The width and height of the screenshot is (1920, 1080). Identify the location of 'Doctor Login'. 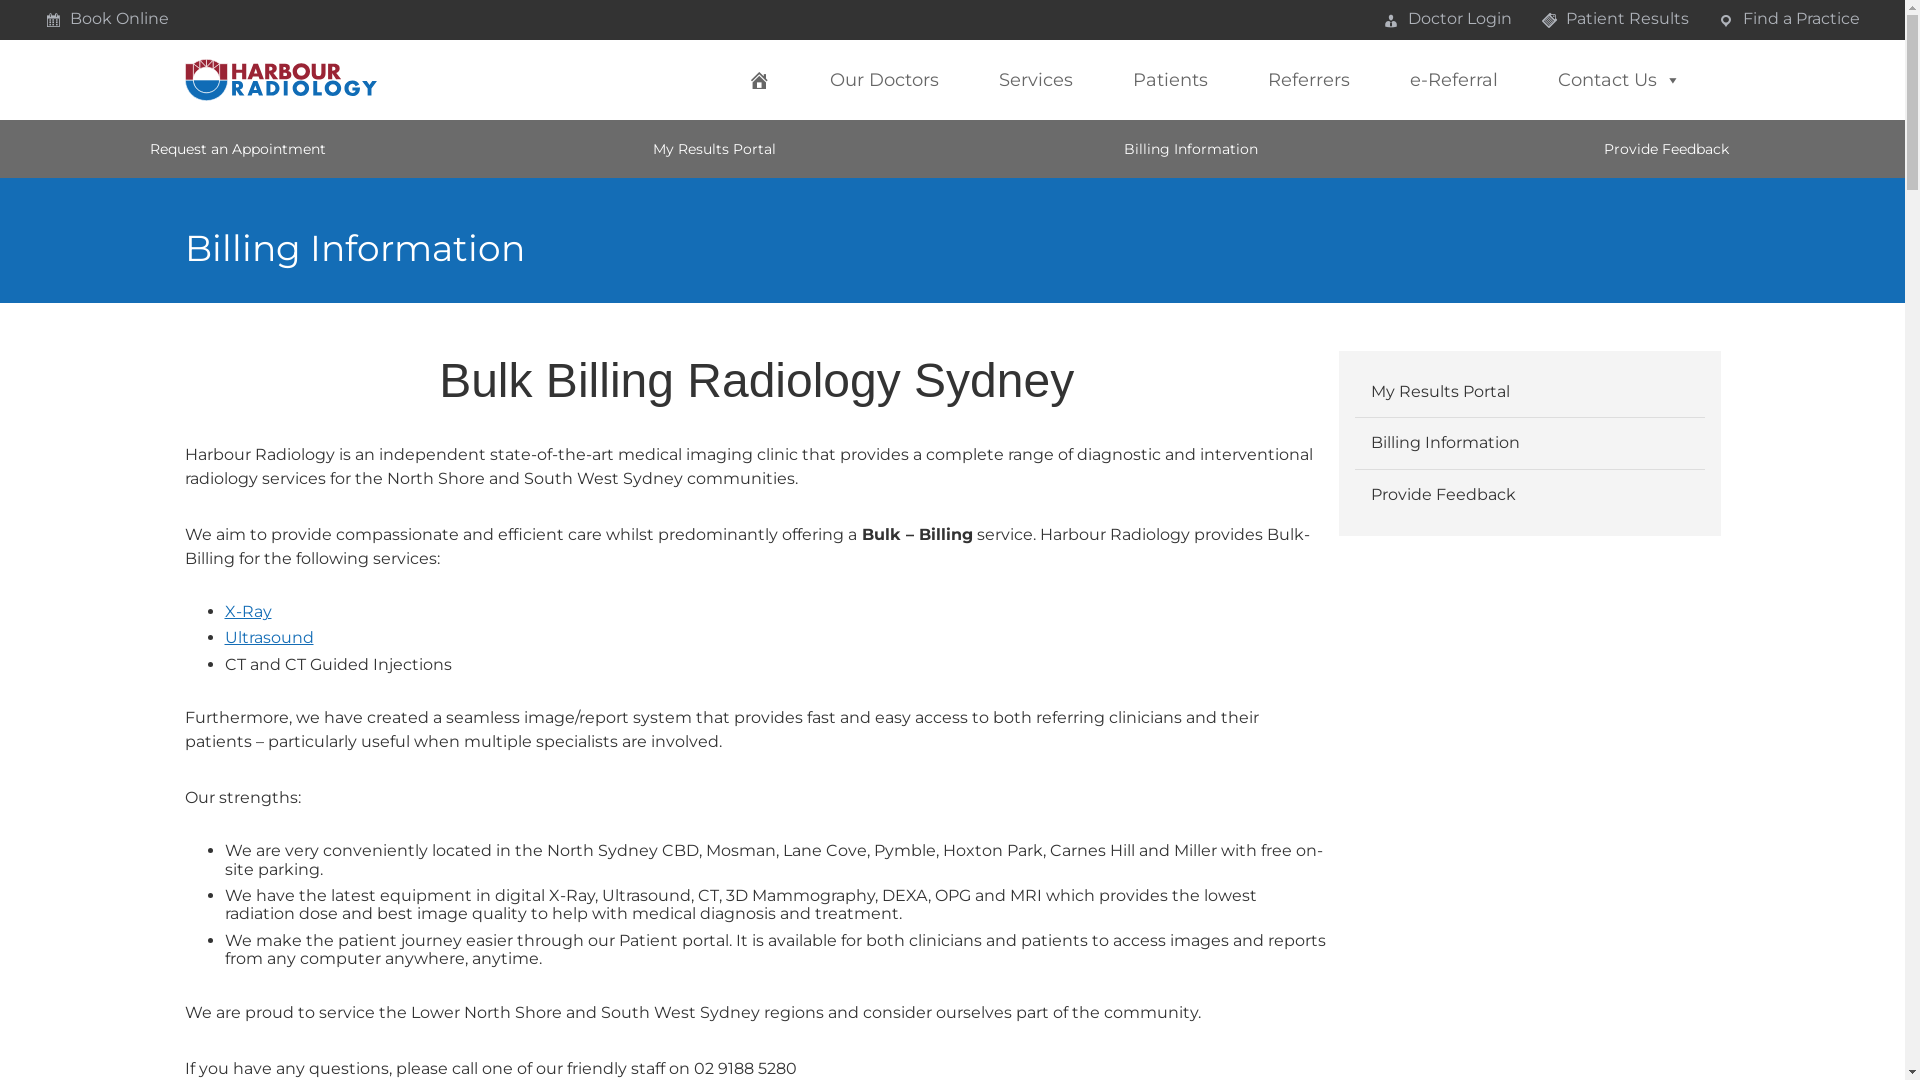
(1447, 19).